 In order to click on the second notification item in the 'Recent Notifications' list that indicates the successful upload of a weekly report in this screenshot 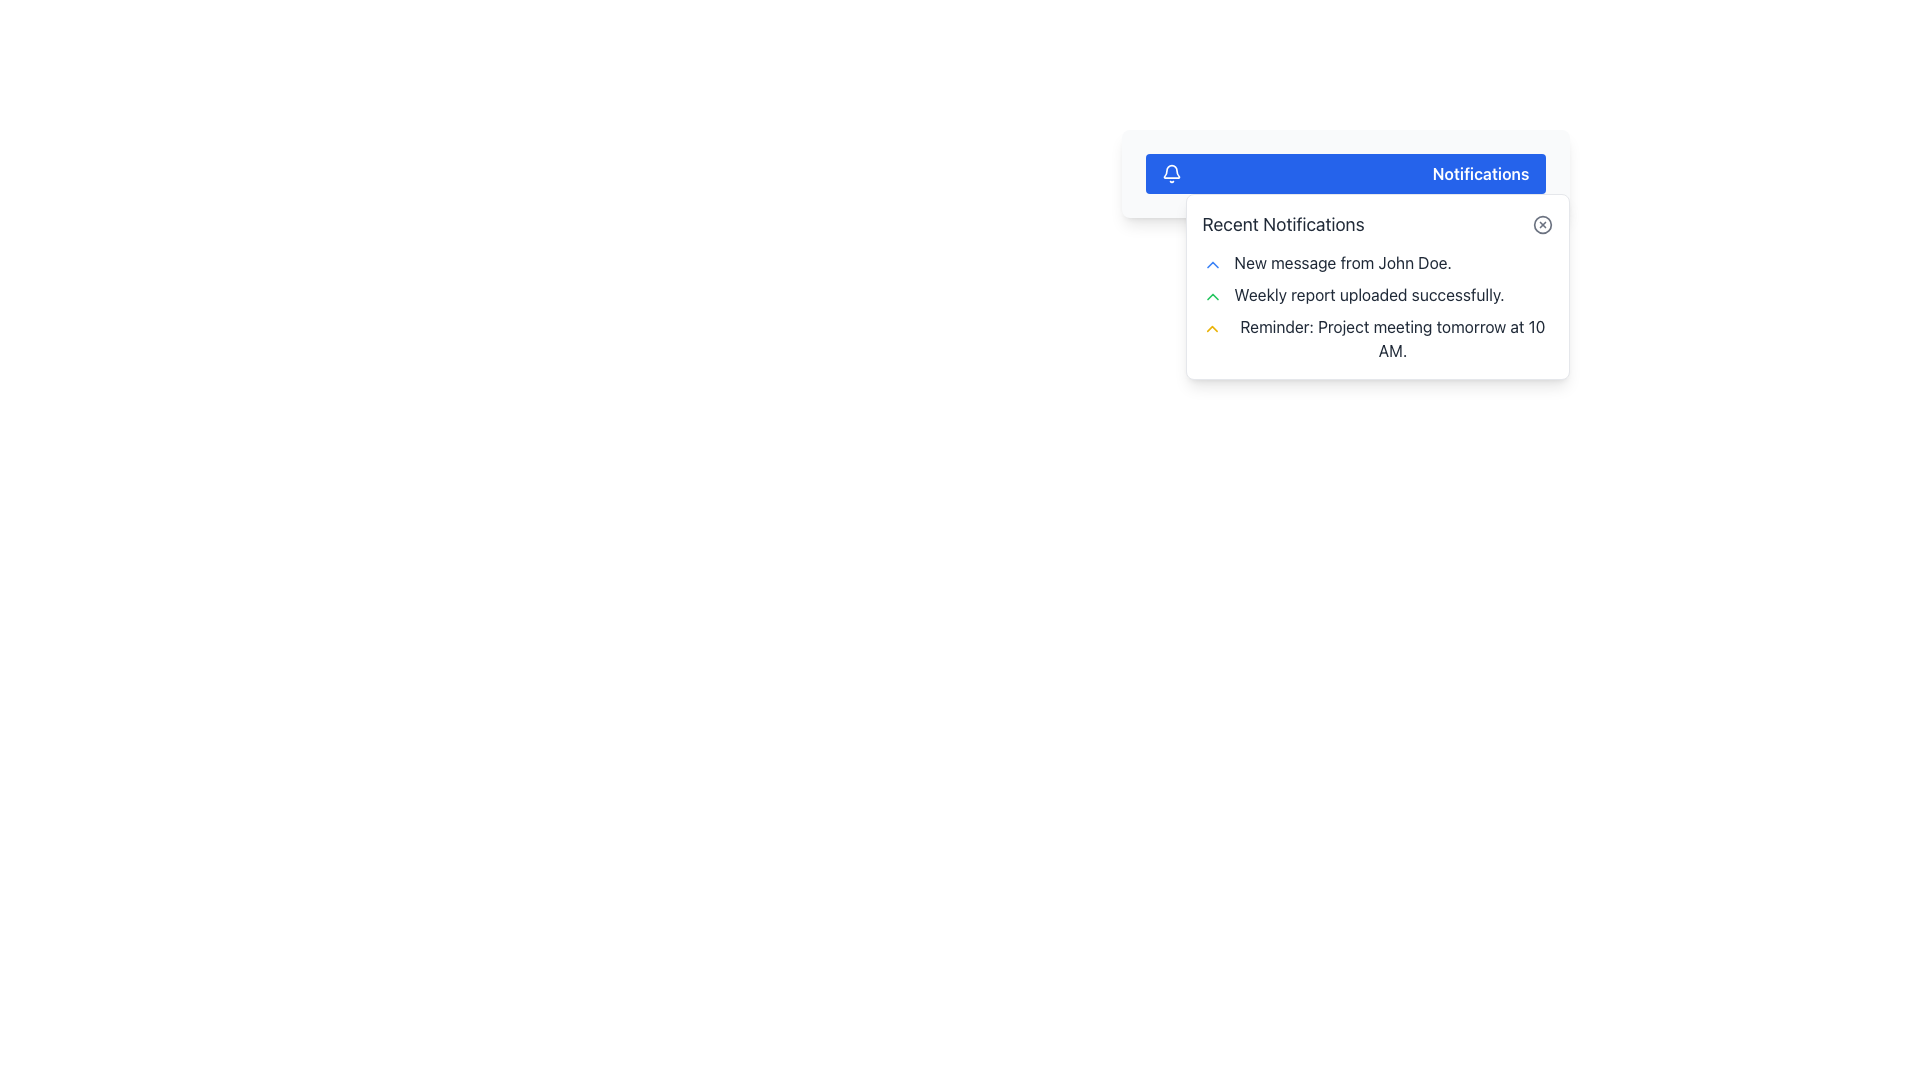, I will do `click(1376, 294)`.